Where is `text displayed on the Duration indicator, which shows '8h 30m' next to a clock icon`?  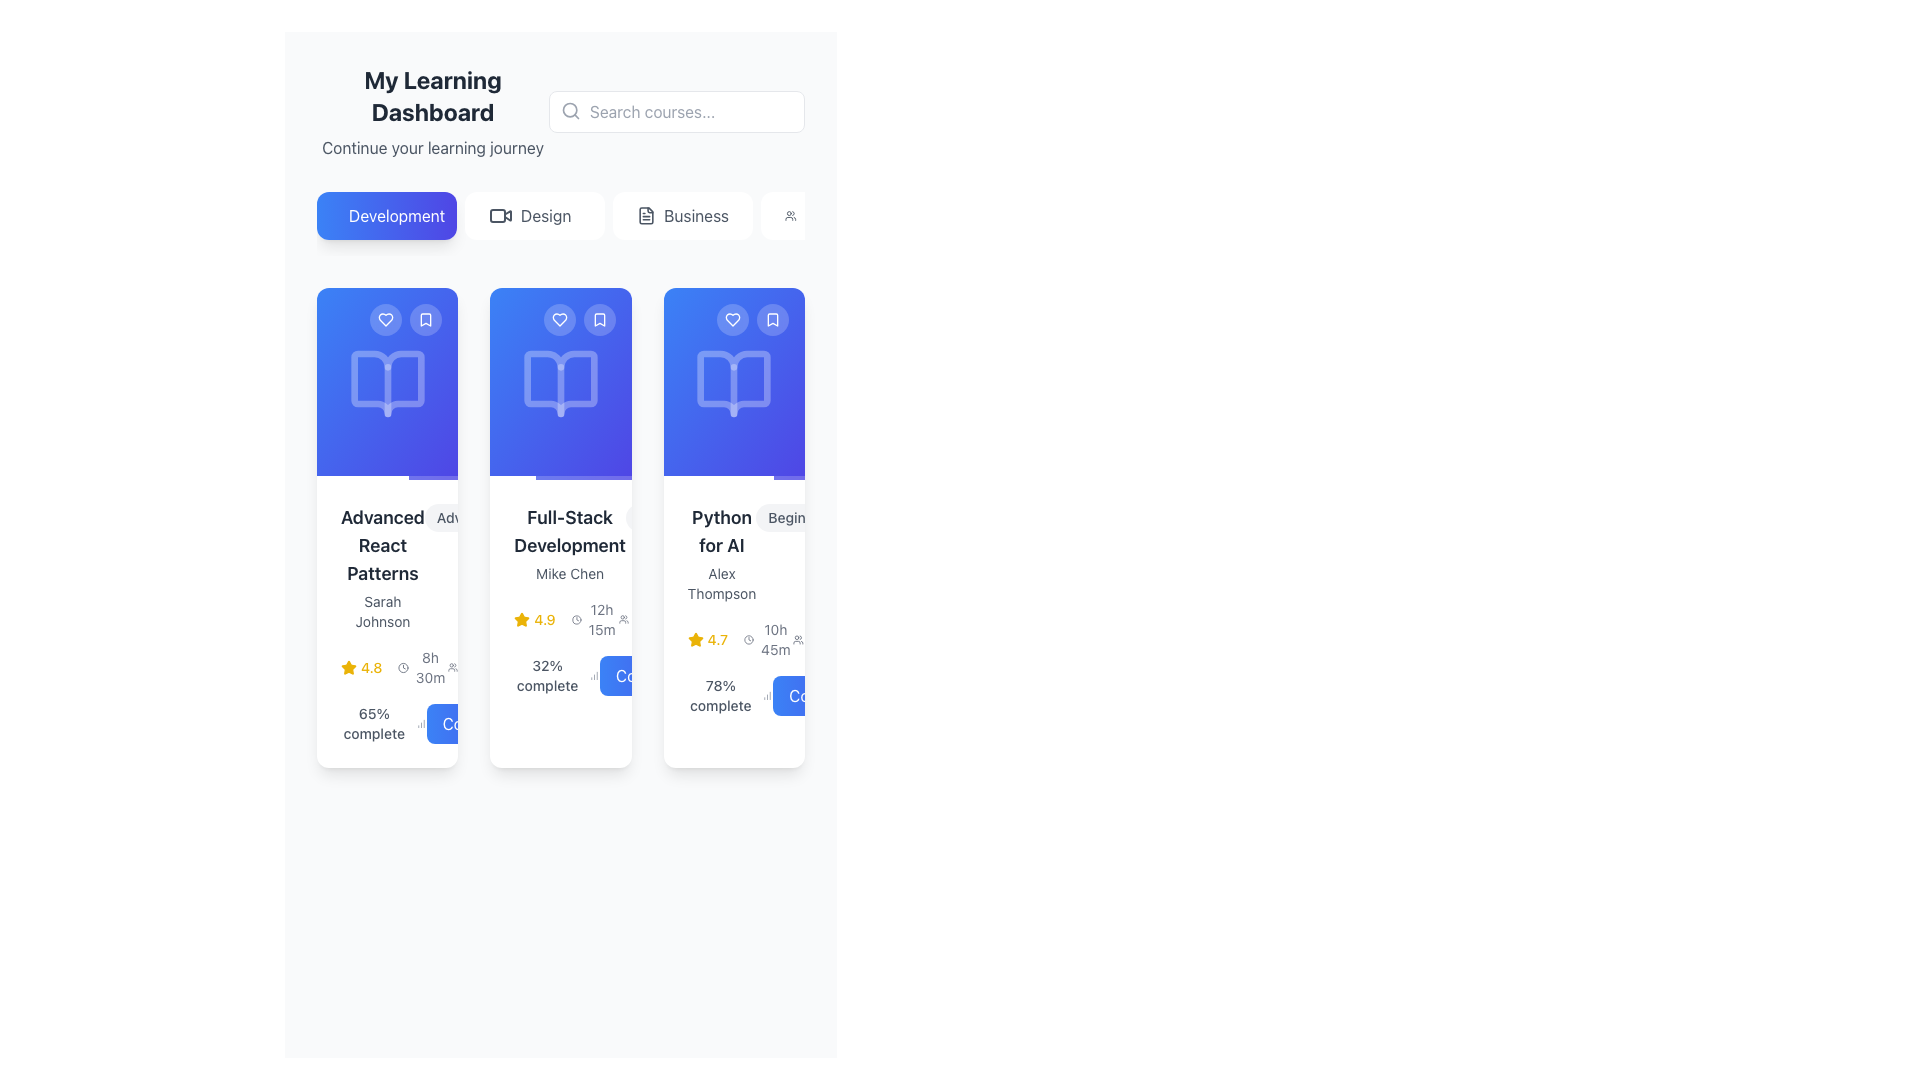
text displayed on the Duration indicator, which shows '8h 30m' next to a clock icon is located at coordinates (422, 667).